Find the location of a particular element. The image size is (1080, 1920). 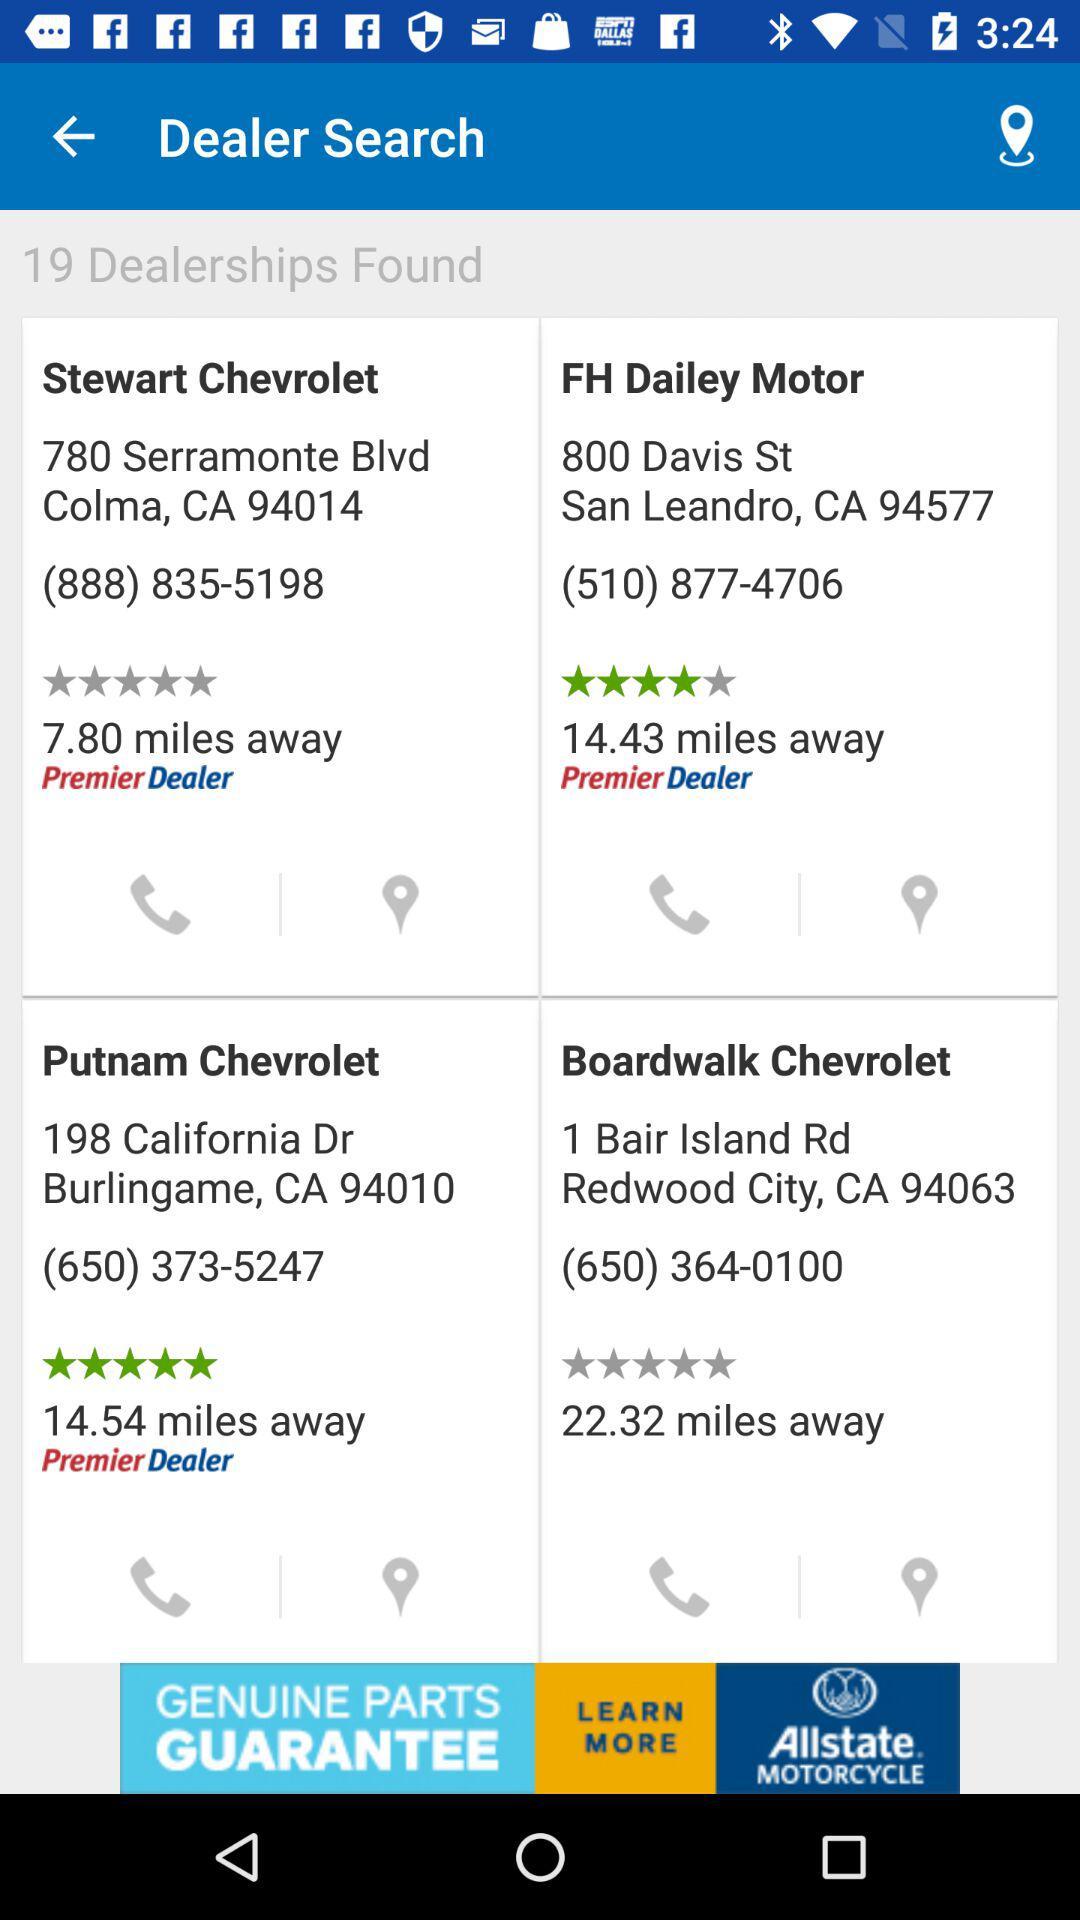

call store is located at coordinates (678, 903).